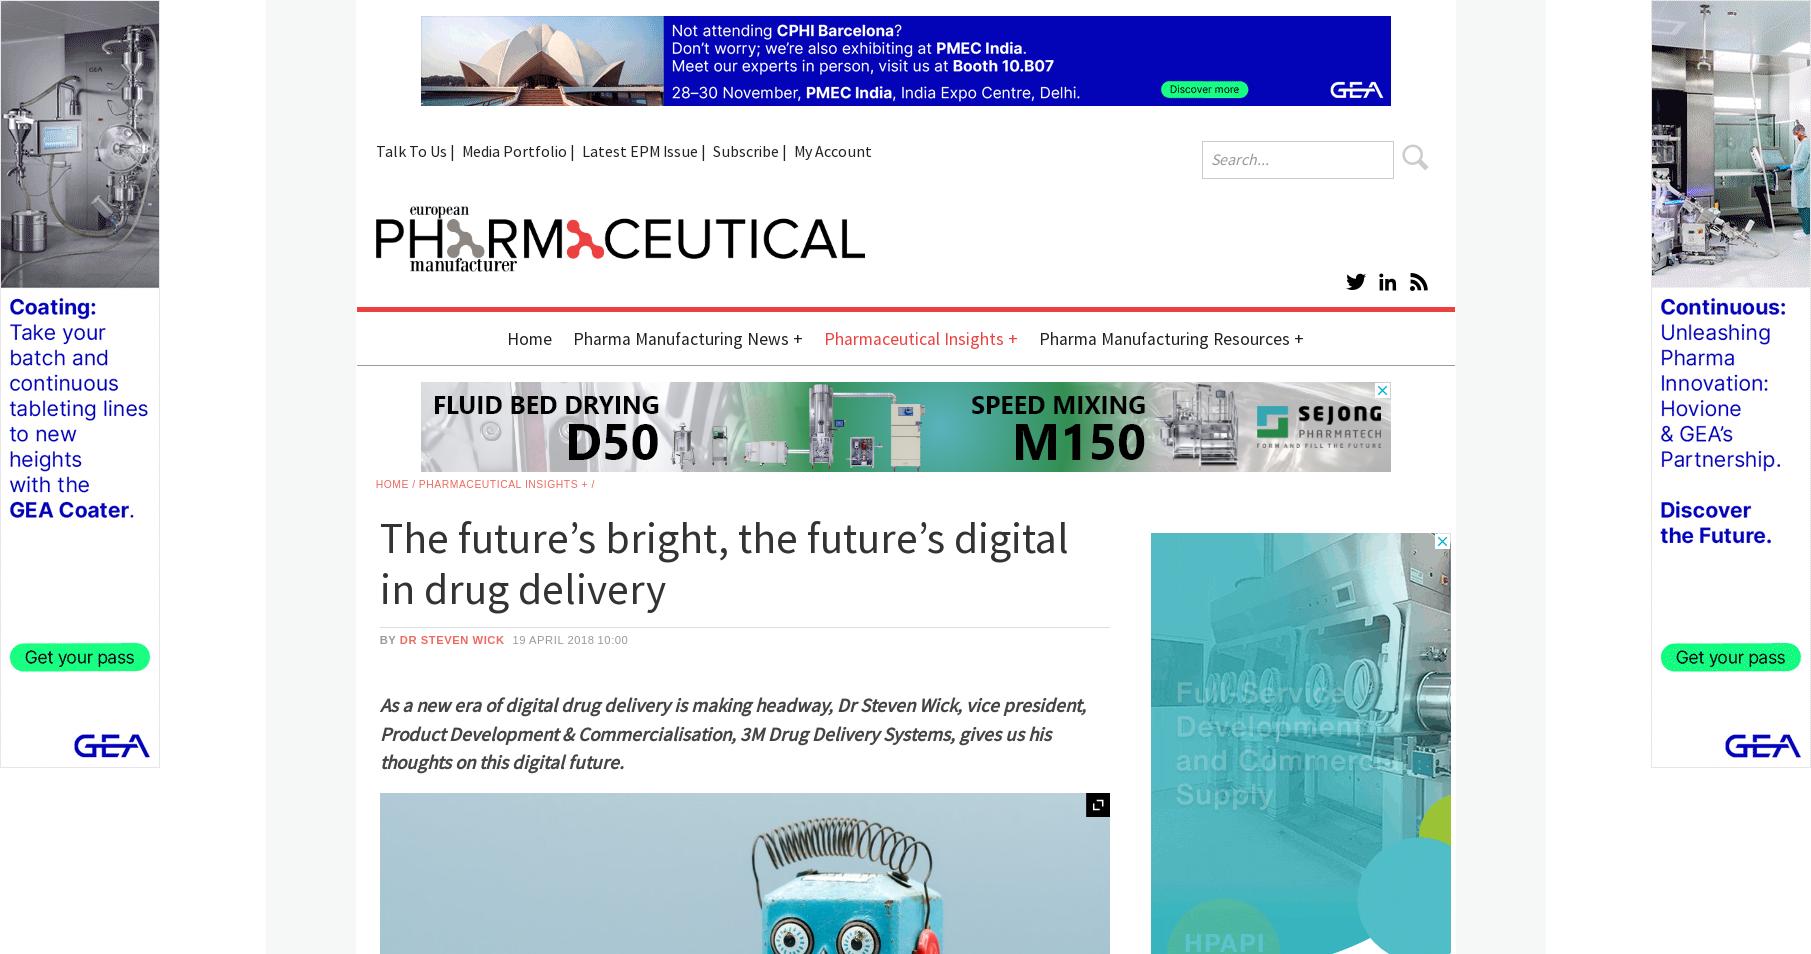  I want to click on 'linkedin', so click(1556, 275).